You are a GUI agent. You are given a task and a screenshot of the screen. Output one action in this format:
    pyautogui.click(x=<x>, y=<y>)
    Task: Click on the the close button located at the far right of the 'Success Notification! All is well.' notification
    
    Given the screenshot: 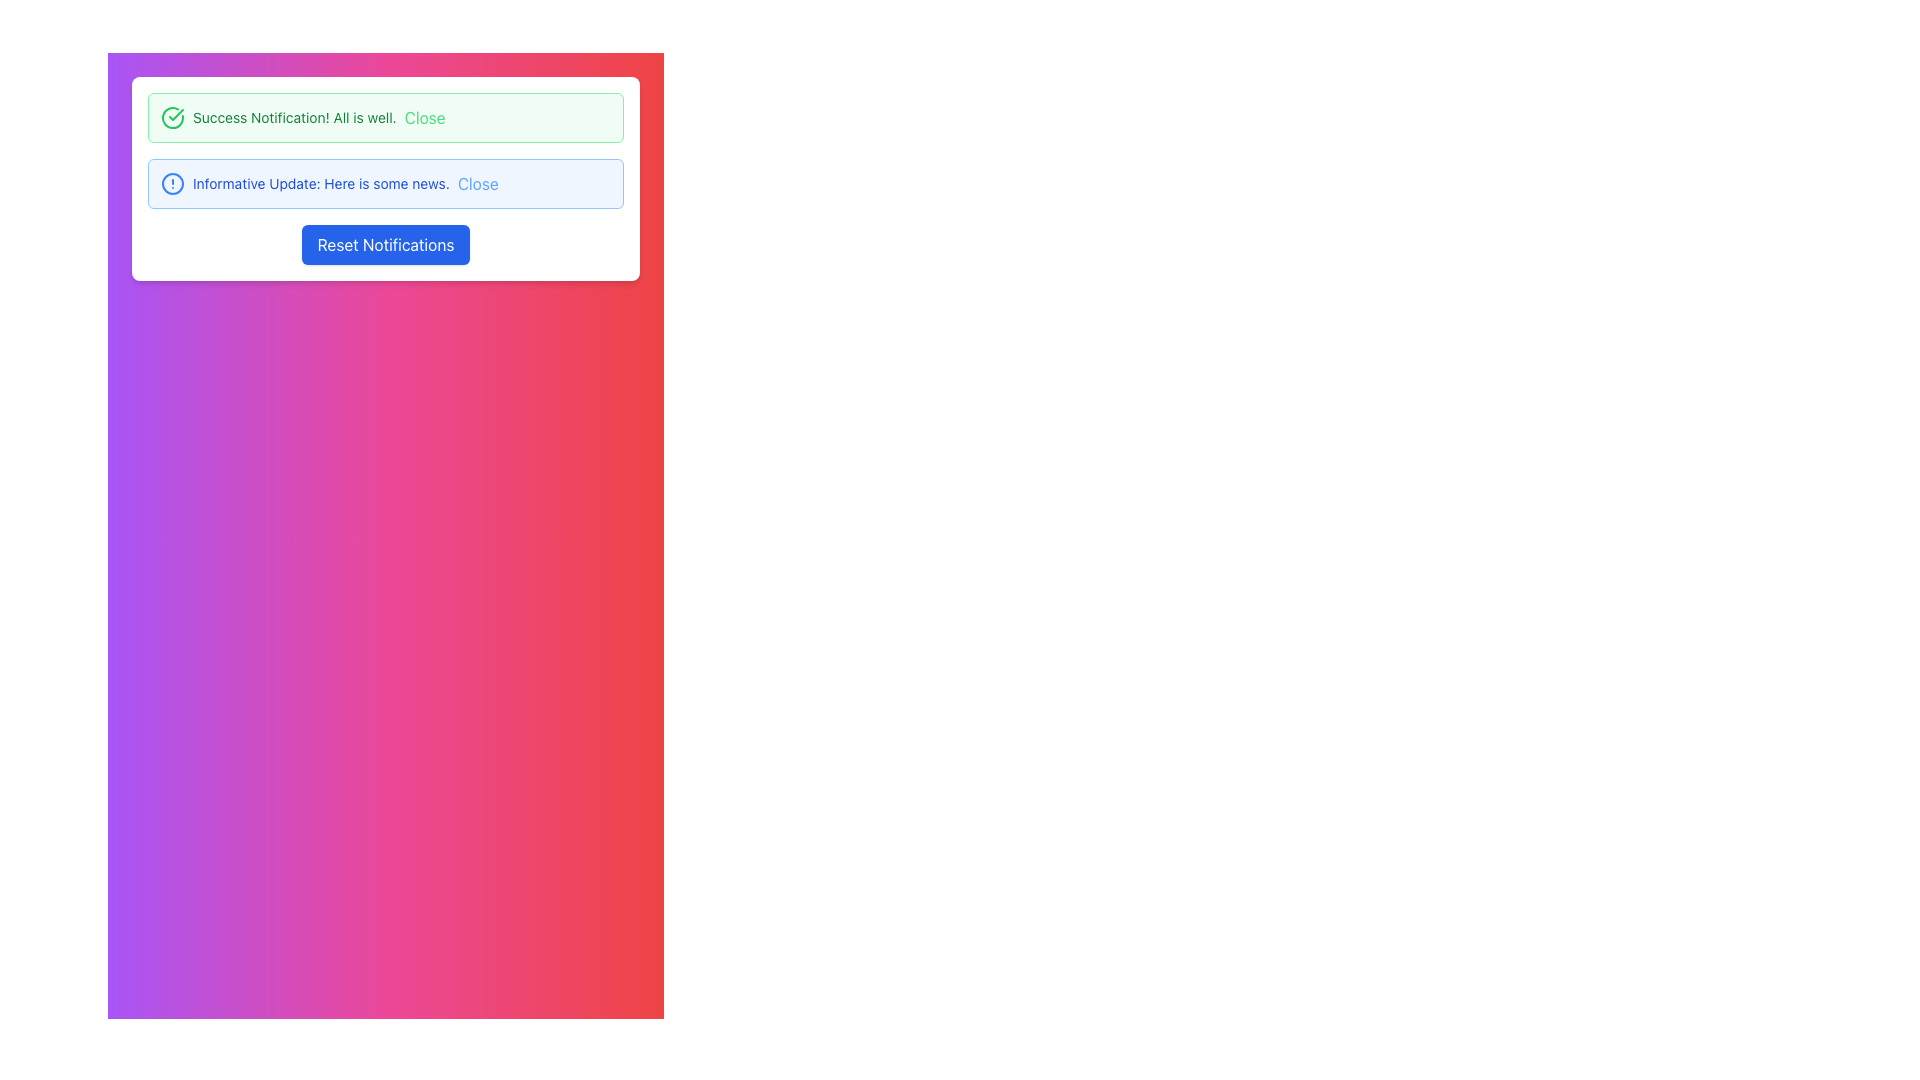 What is the action you would take?
    pyautogui.click(x=424, y=118)
    